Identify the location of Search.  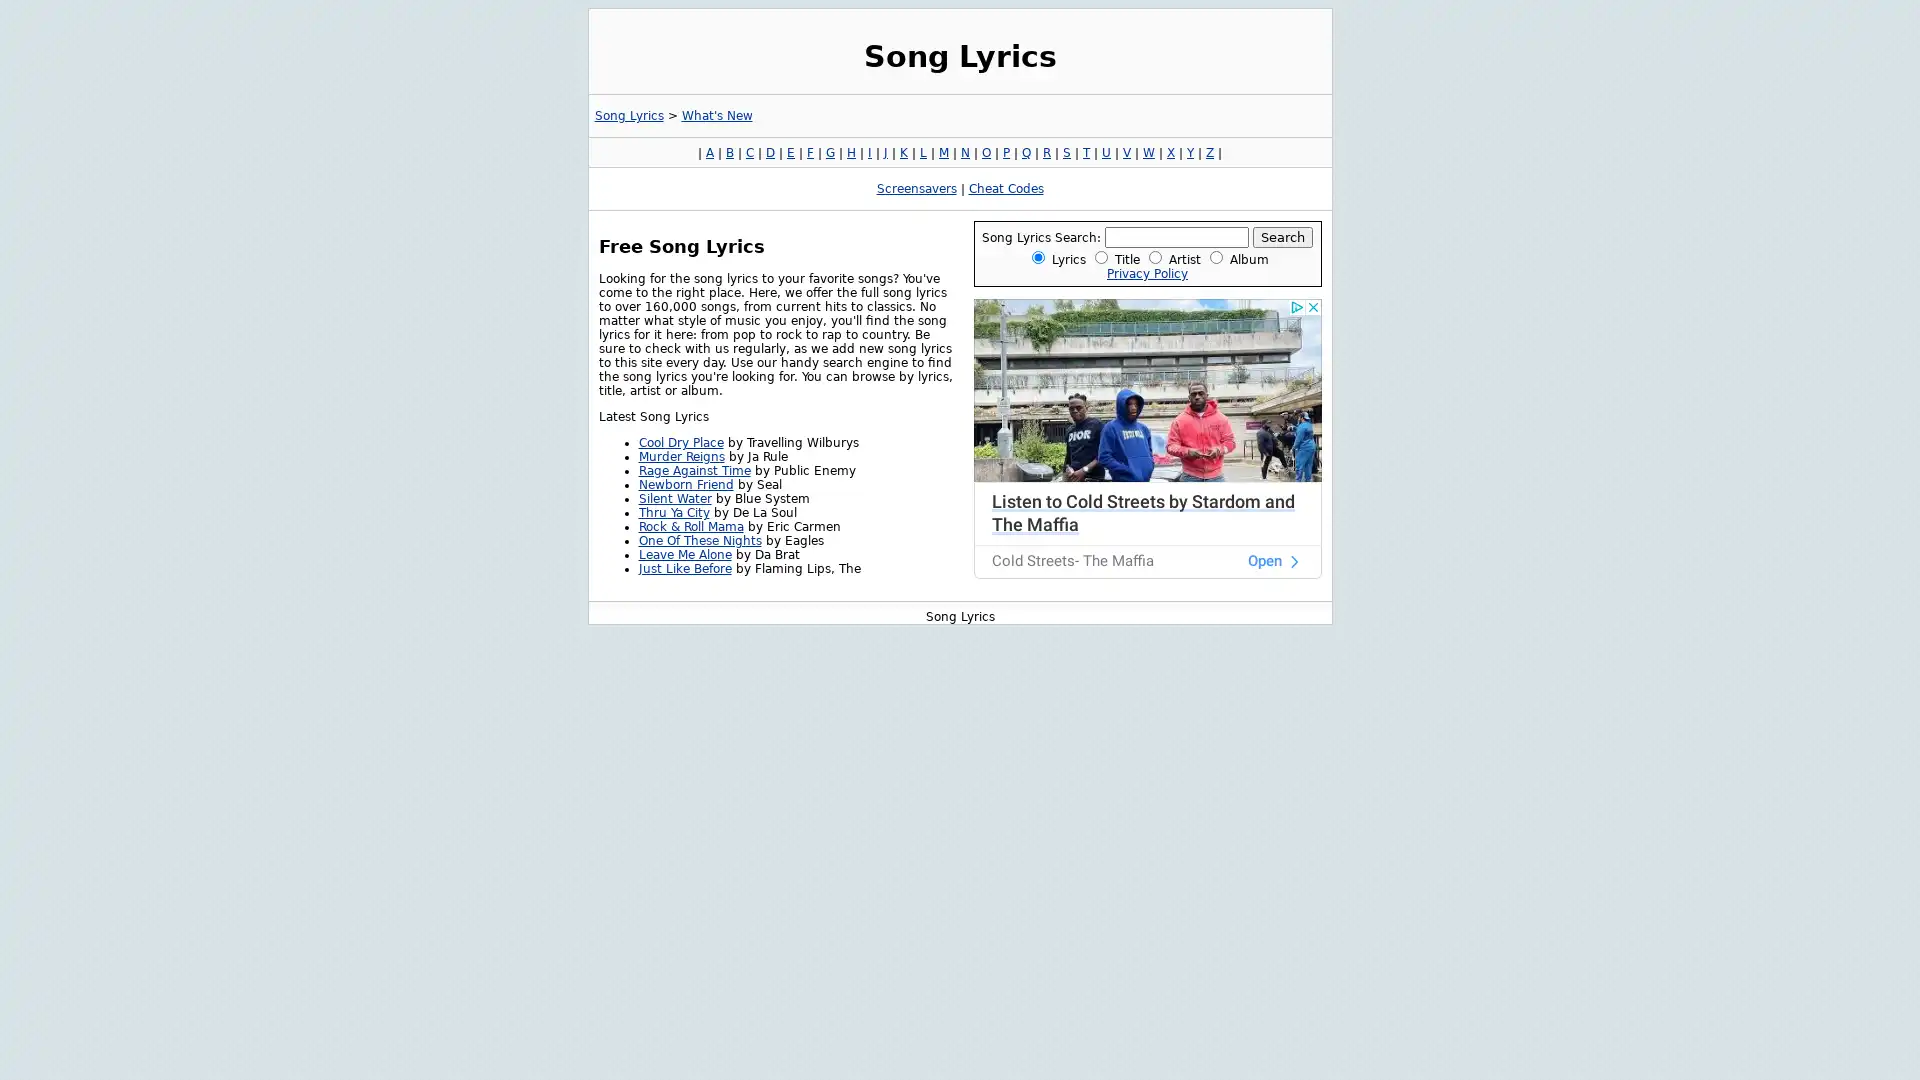
(1282, 236).